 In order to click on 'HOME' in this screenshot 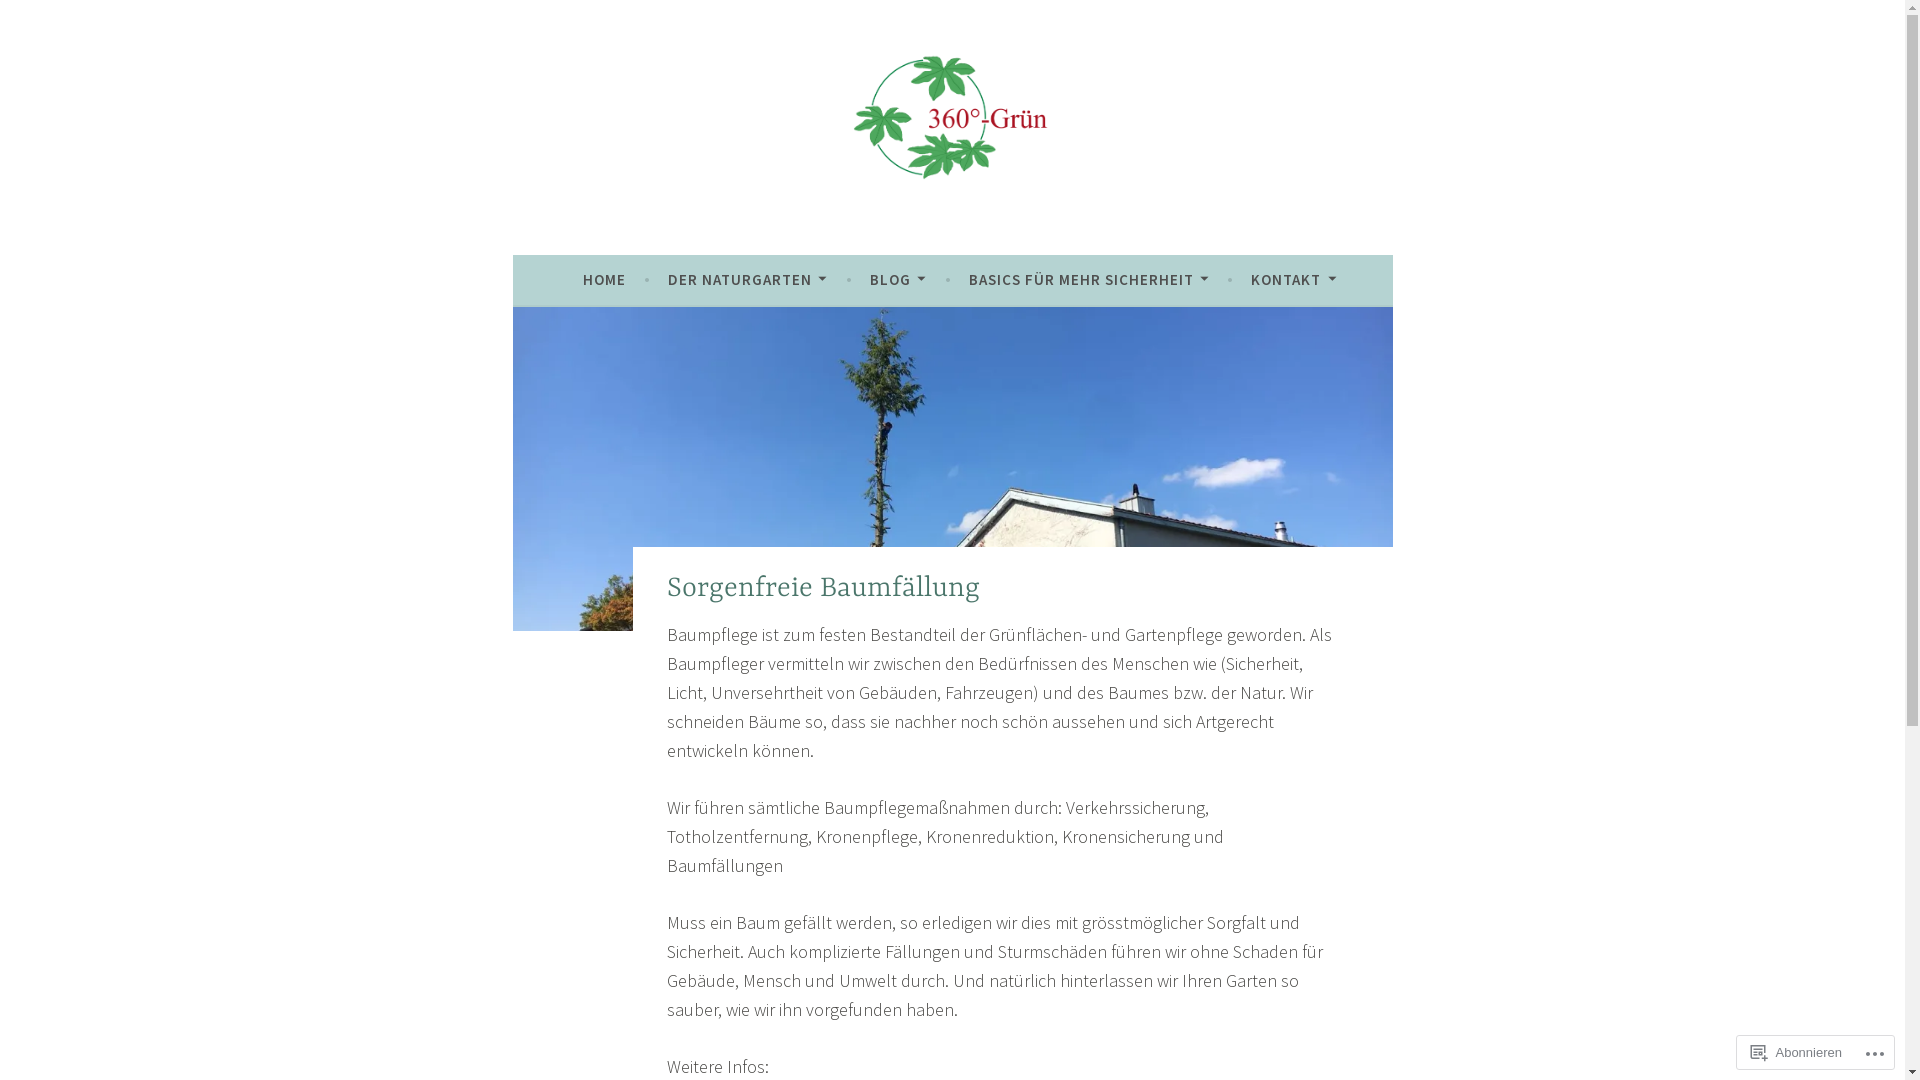, I will do `click(581, 280)`.